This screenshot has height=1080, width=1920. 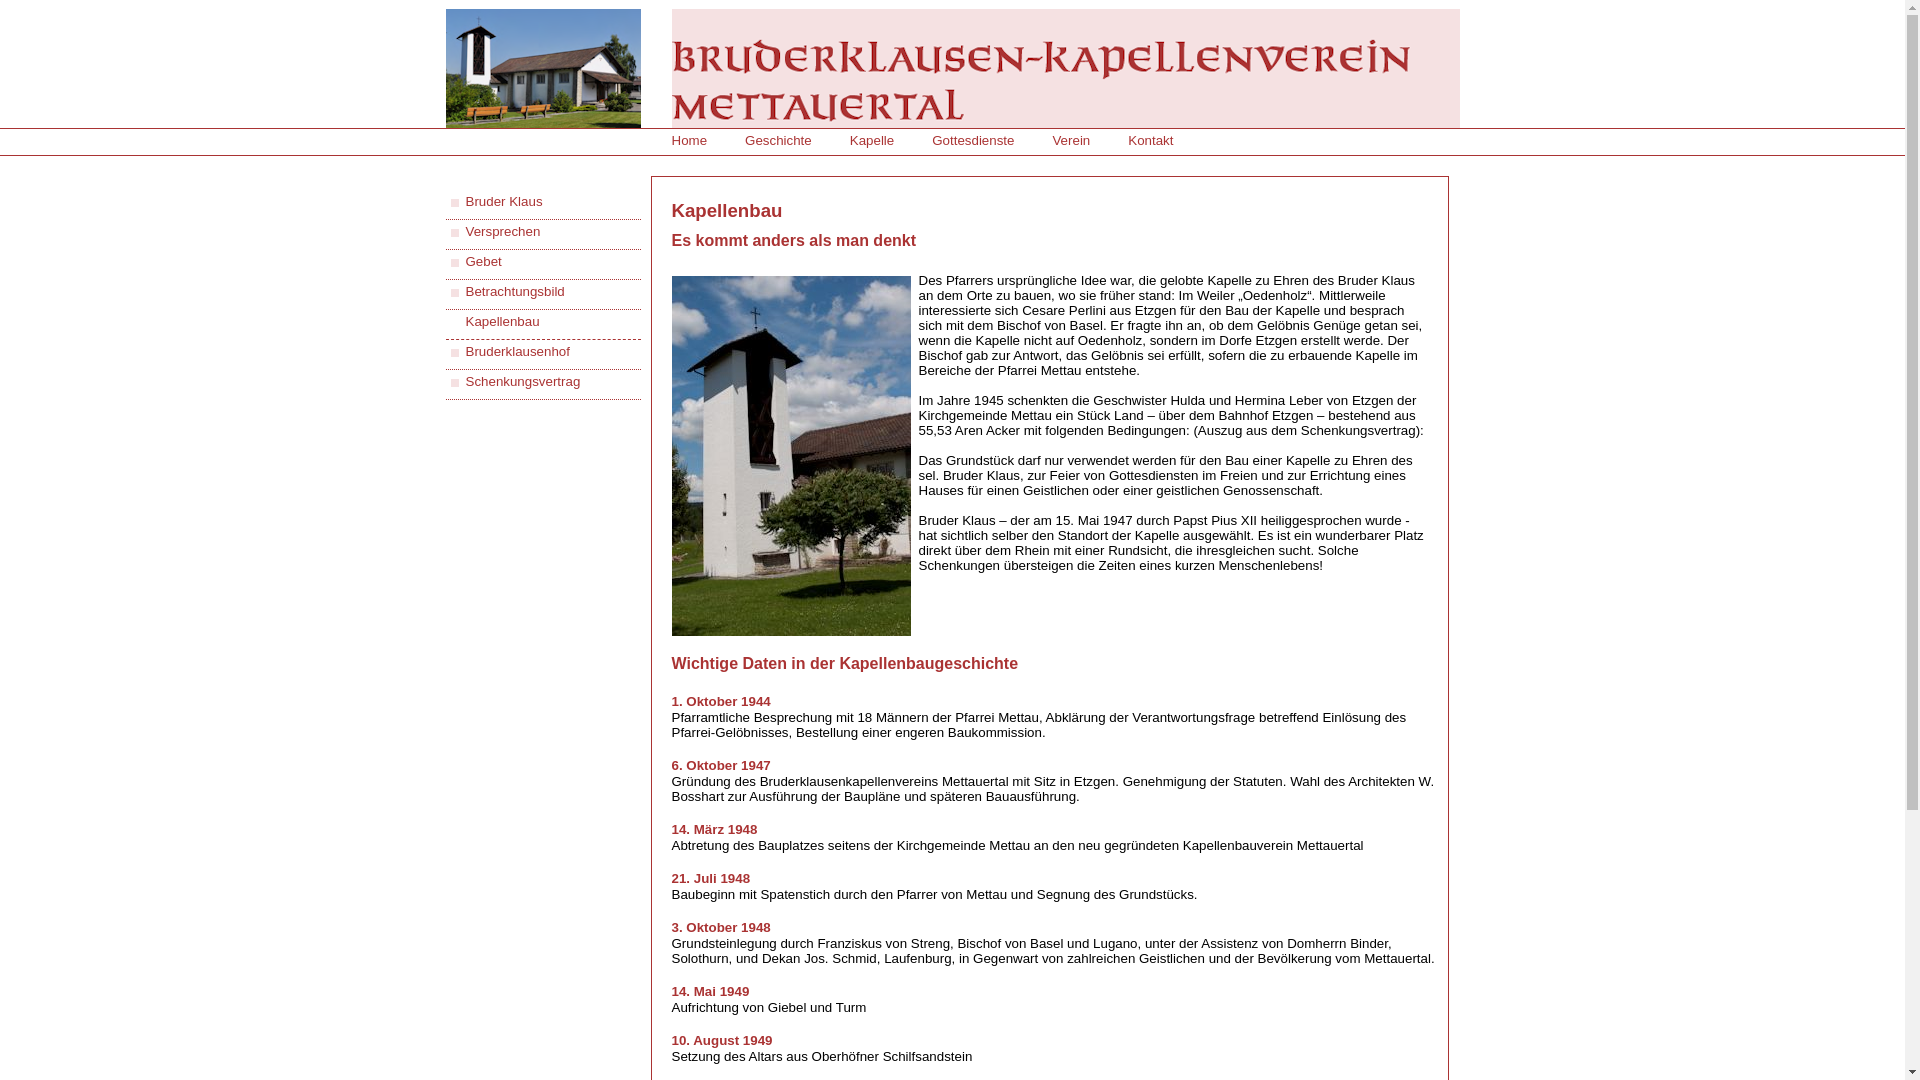 What do you see at coordinates (484, 260) in the screenshot?
I see `'Gebet'` at bounding box center [484, 260].